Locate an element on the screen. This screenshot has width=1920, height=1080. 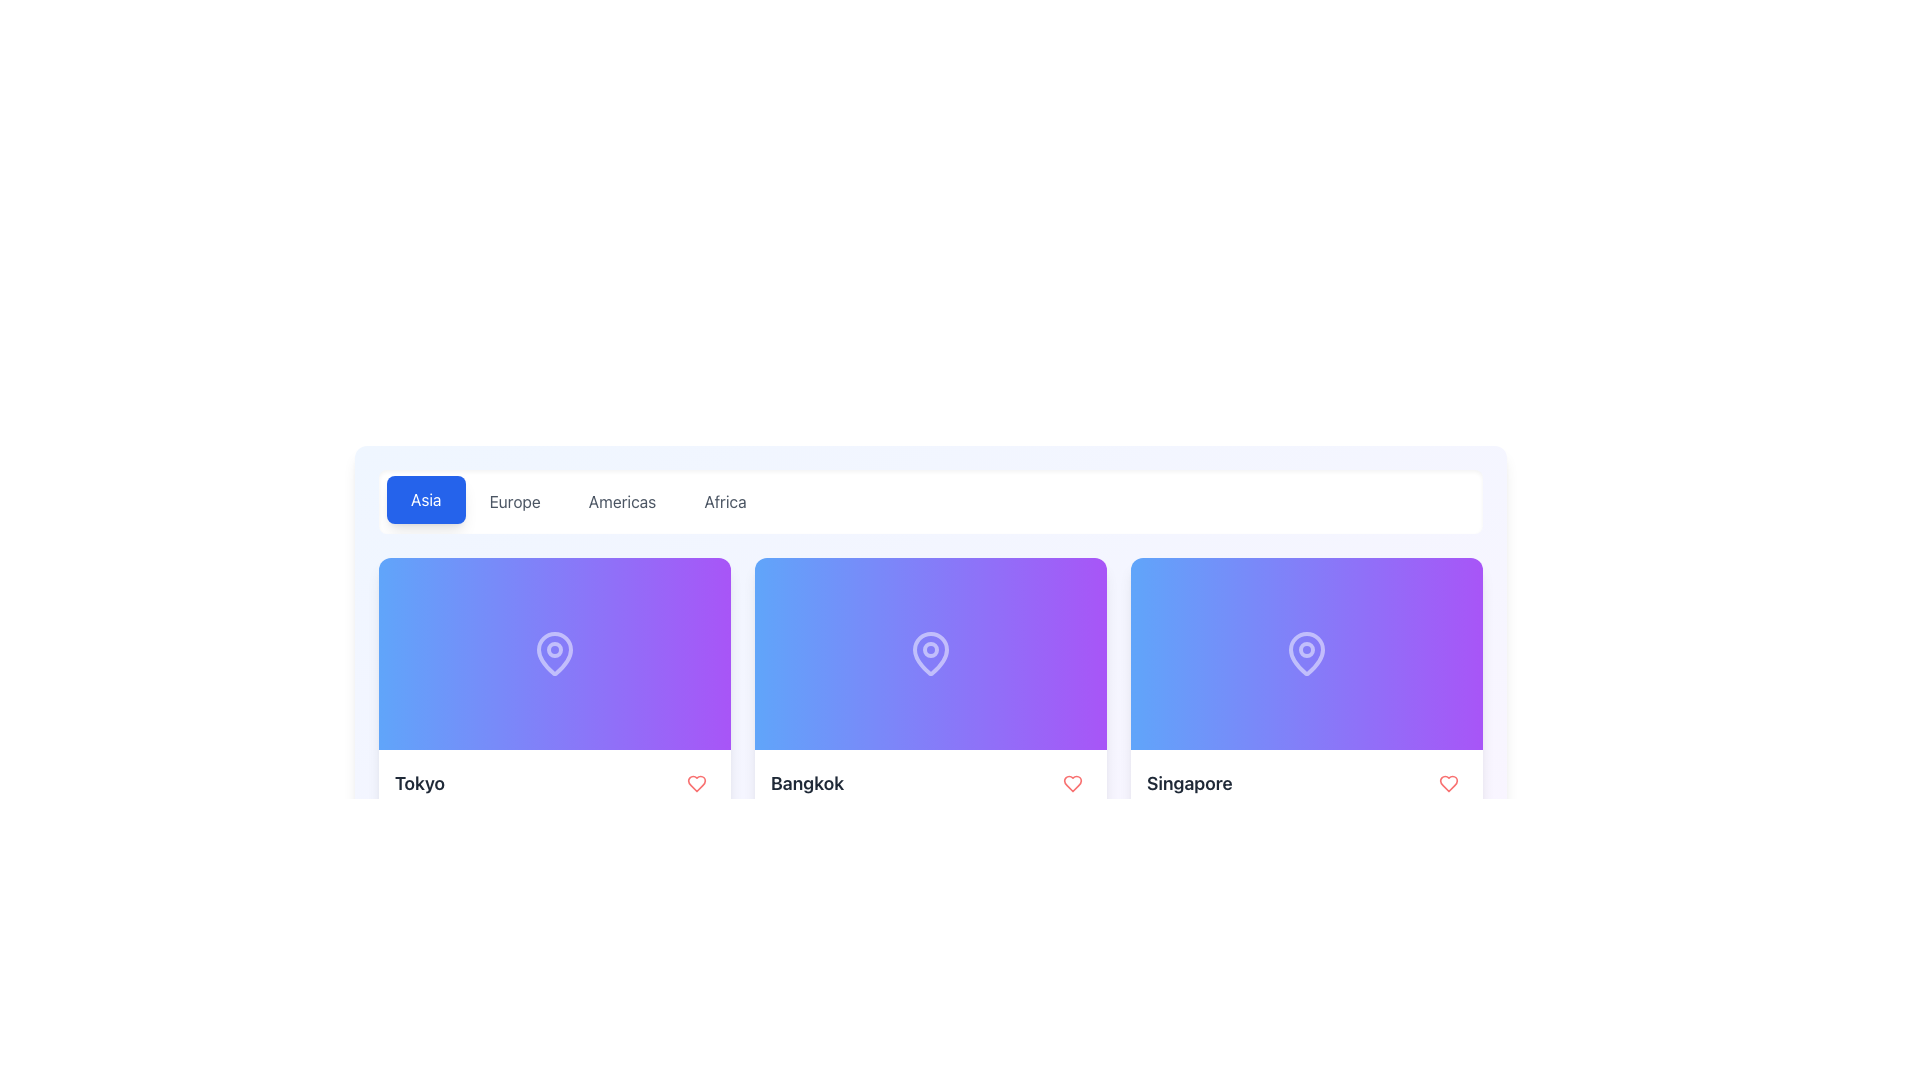
the interactive button located at the bottom-right corner of the 'Singapore' card is located at coordinates (1449, 782).